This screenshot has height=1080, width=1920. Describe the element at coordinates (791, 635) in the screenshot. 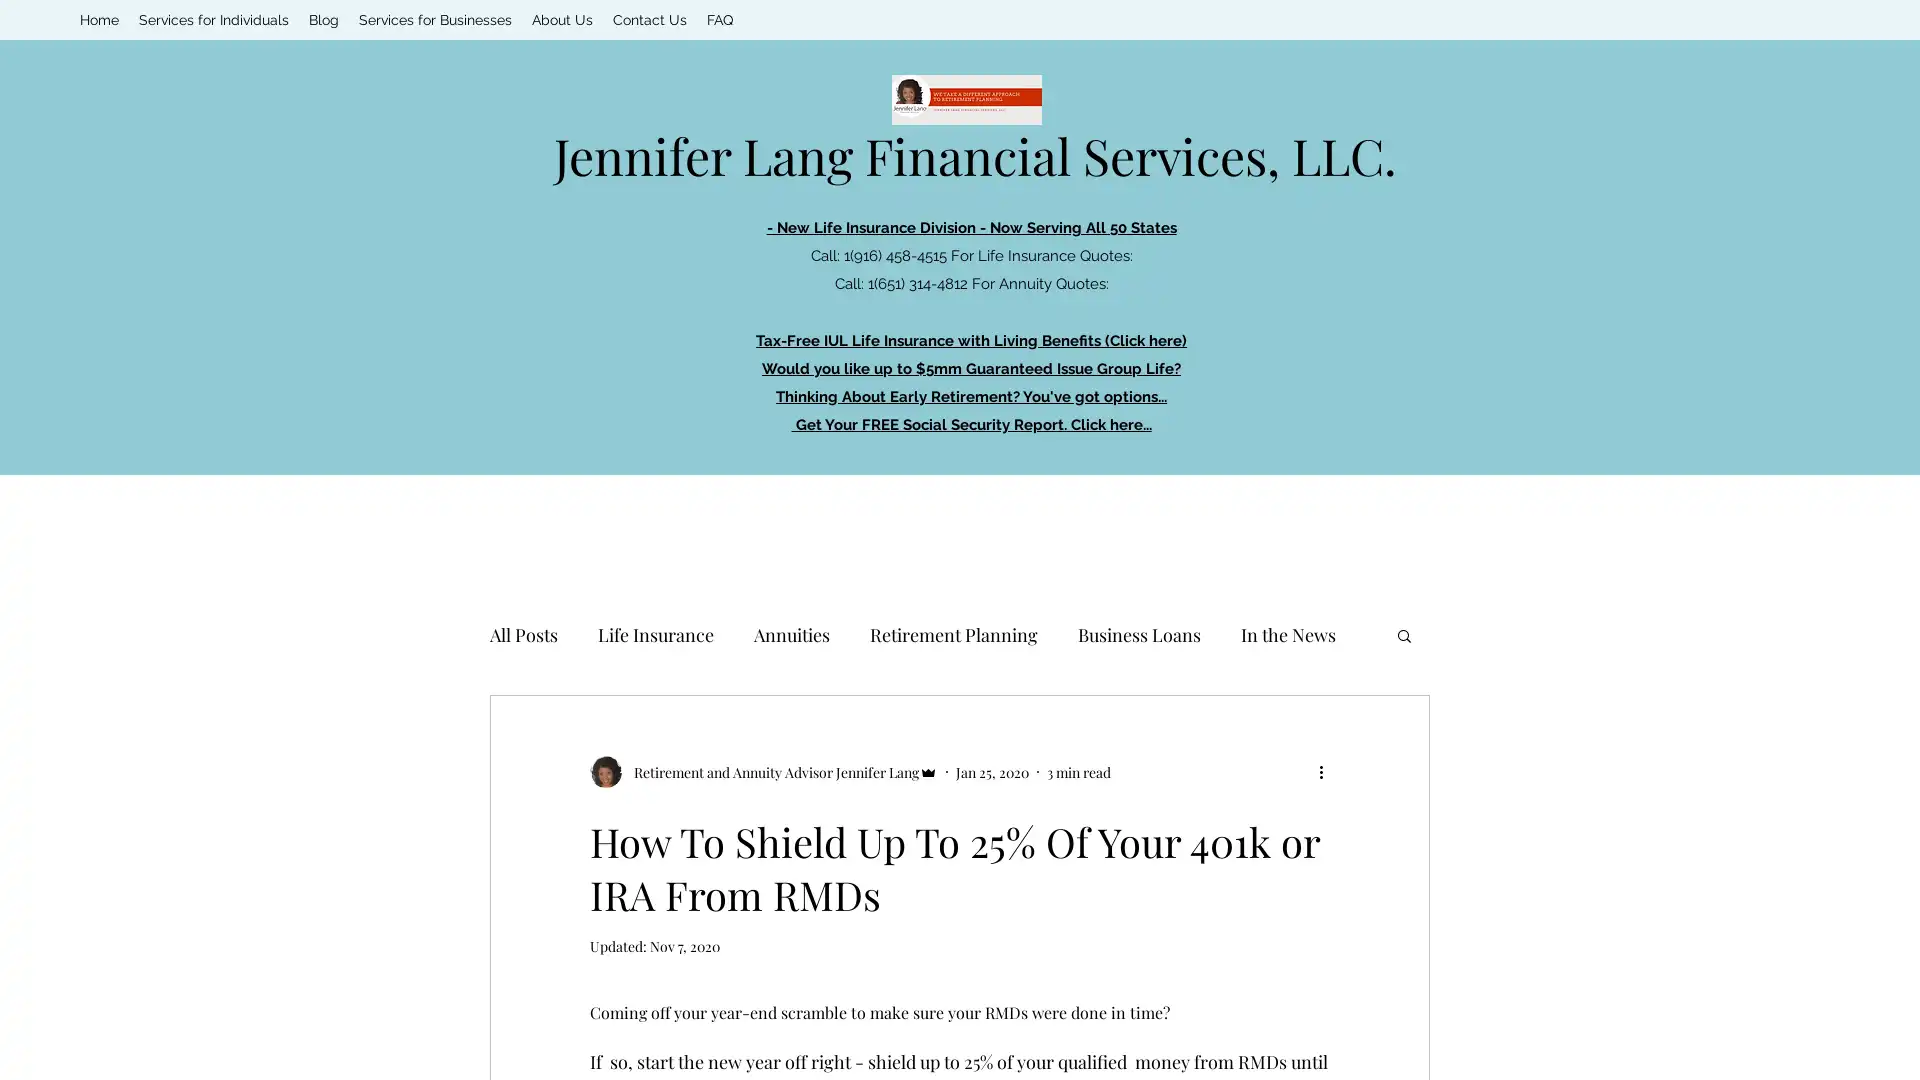

I see `Annuities` at that location.